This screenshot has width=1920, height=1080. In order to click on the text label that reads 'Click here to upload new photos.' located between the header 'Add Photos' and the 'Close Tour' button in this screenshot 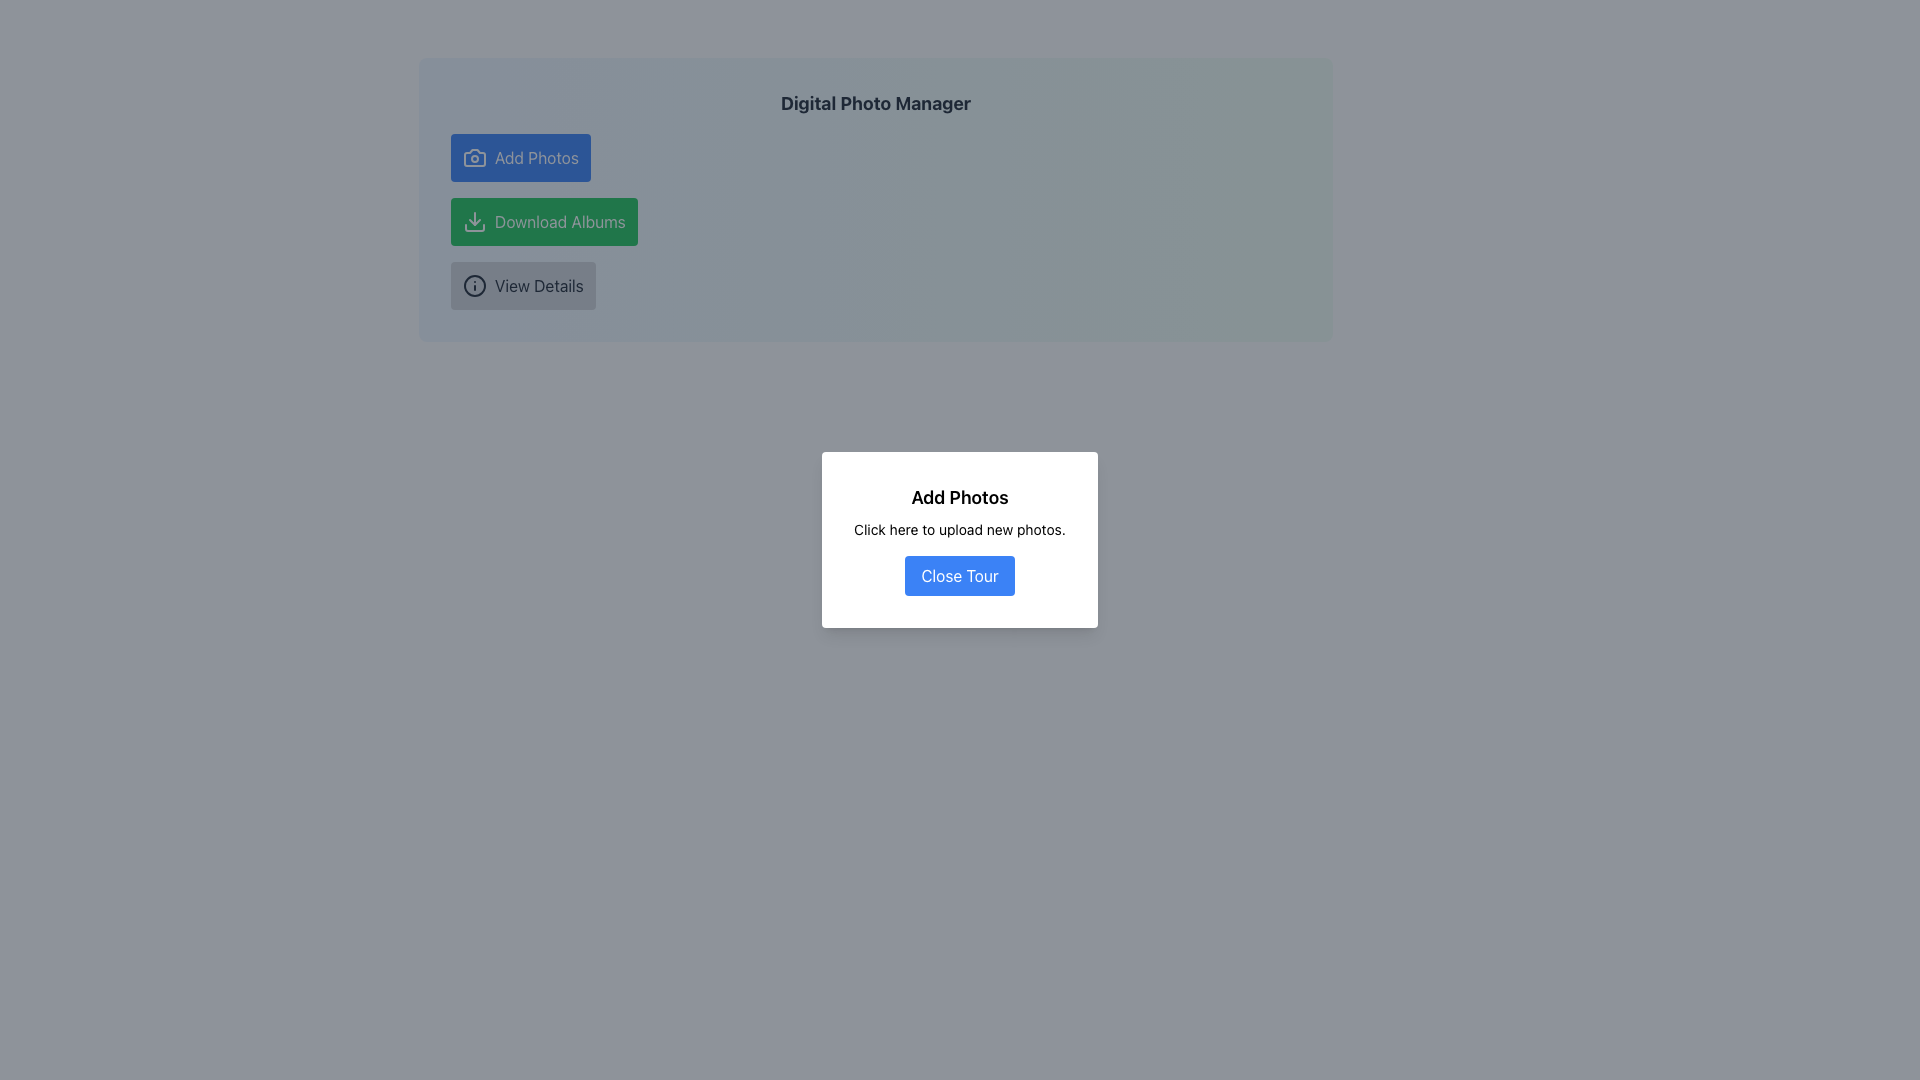, I will do `click(960, 528)`.